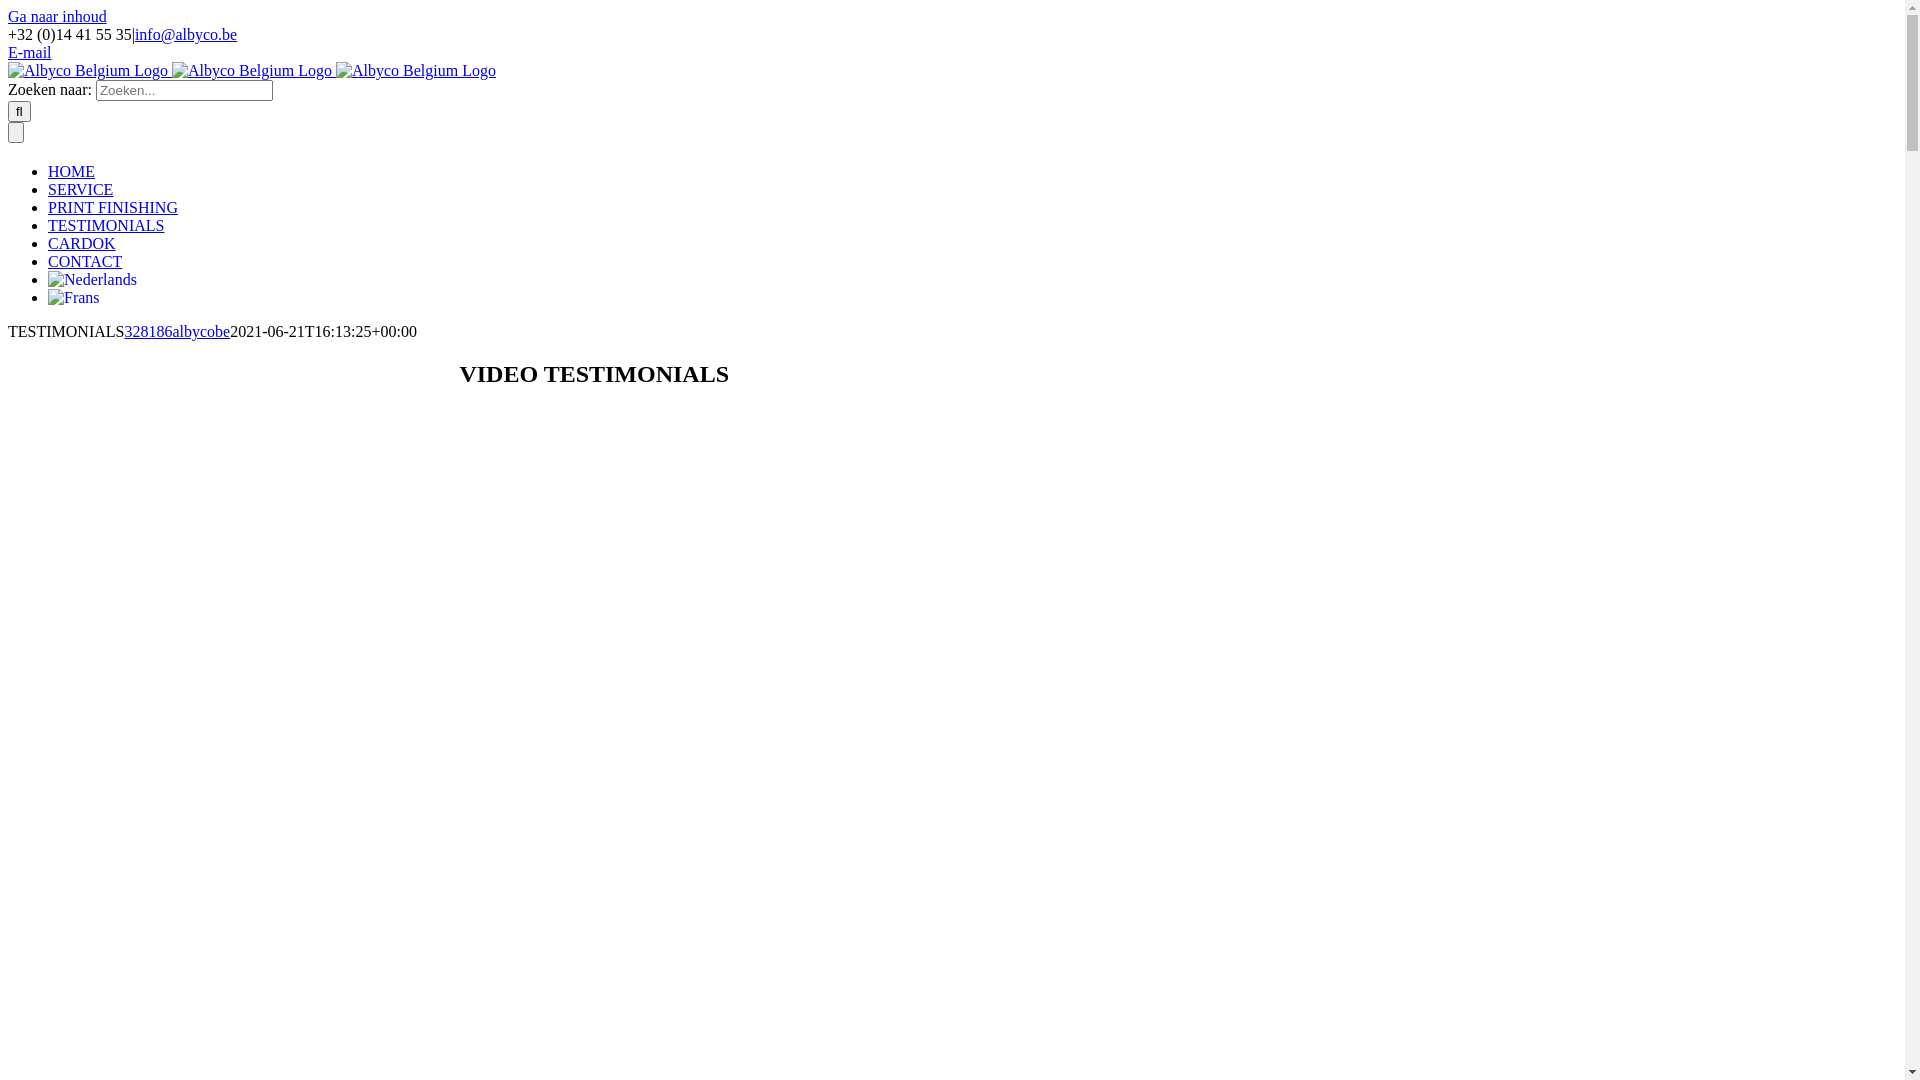 This screenshot has width=1920, height=1080. I want to click on 'CONTACT', so click(84, 260).